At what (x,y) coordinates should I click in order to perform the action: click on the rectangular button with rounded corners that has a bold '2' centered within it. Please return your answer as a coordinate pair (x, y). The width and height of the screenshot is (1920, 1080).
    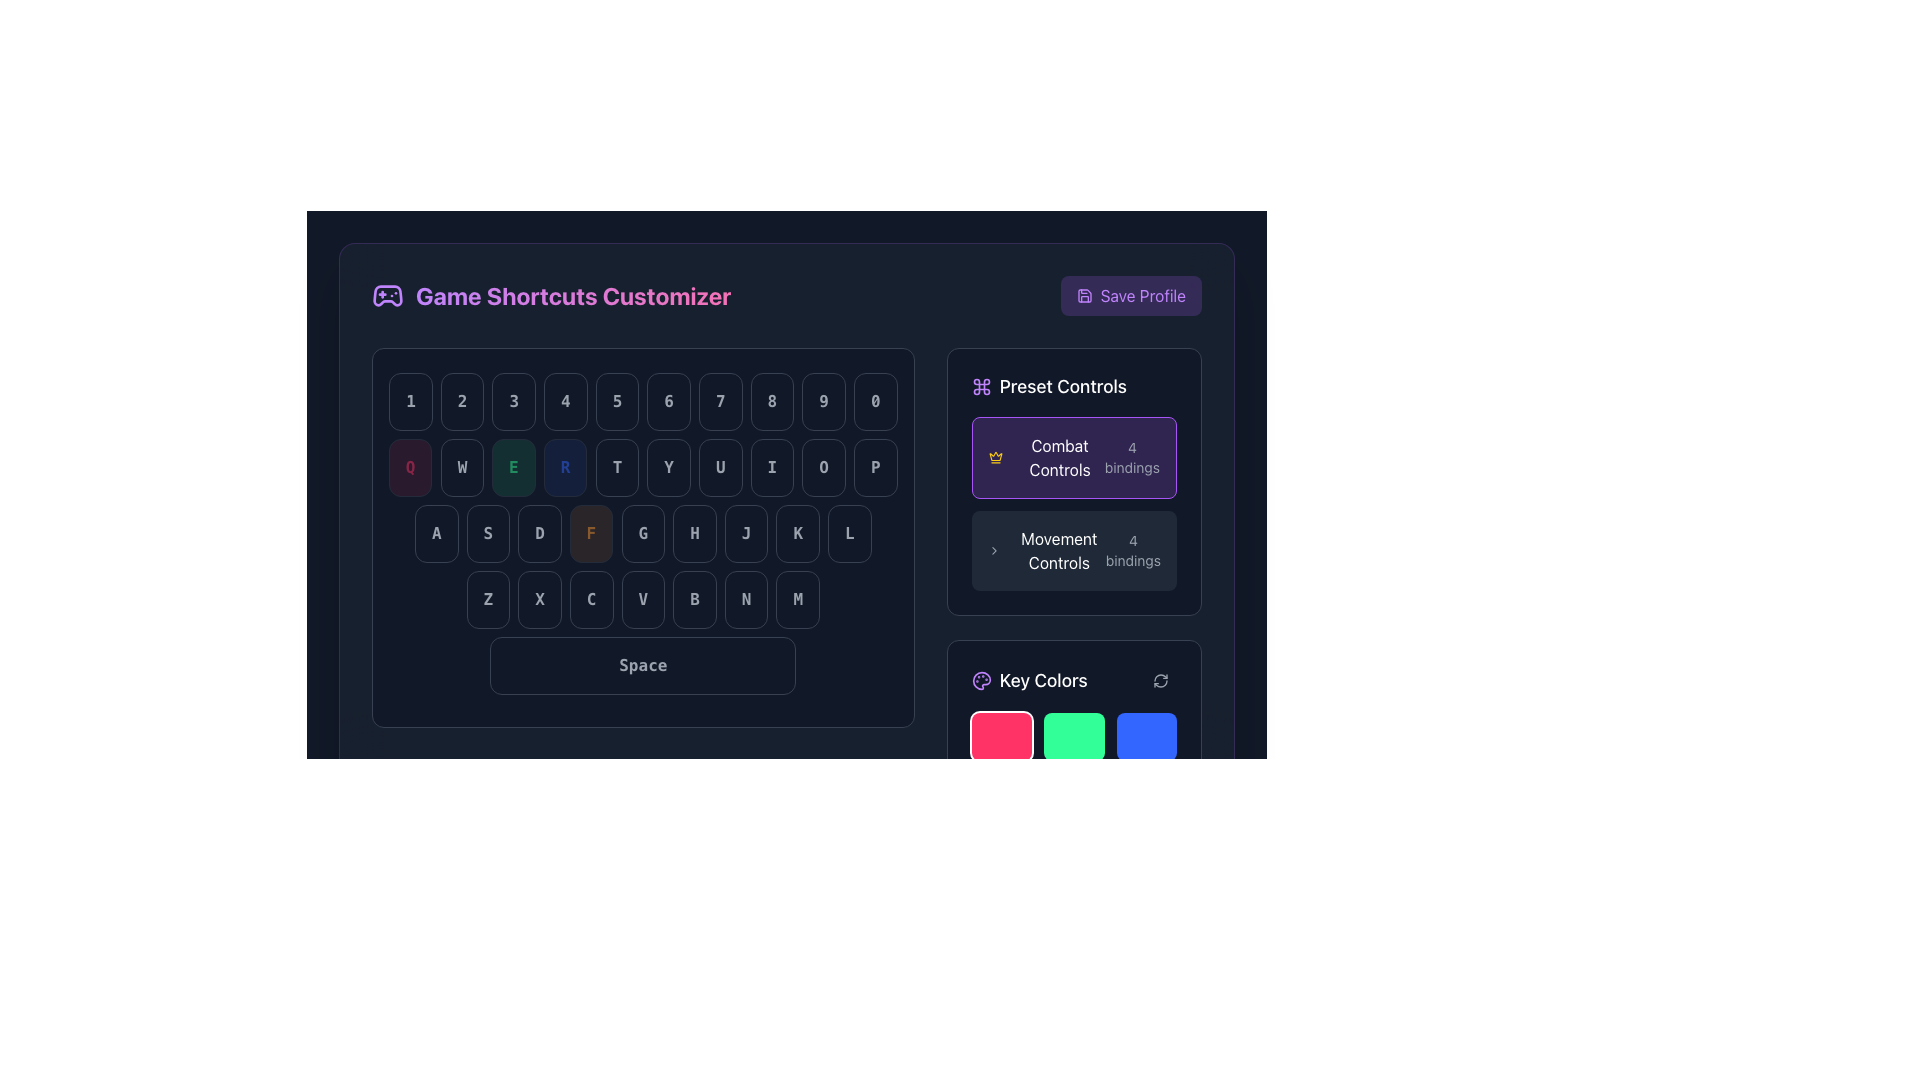
    Looking at the image, I should click on (461, 401).